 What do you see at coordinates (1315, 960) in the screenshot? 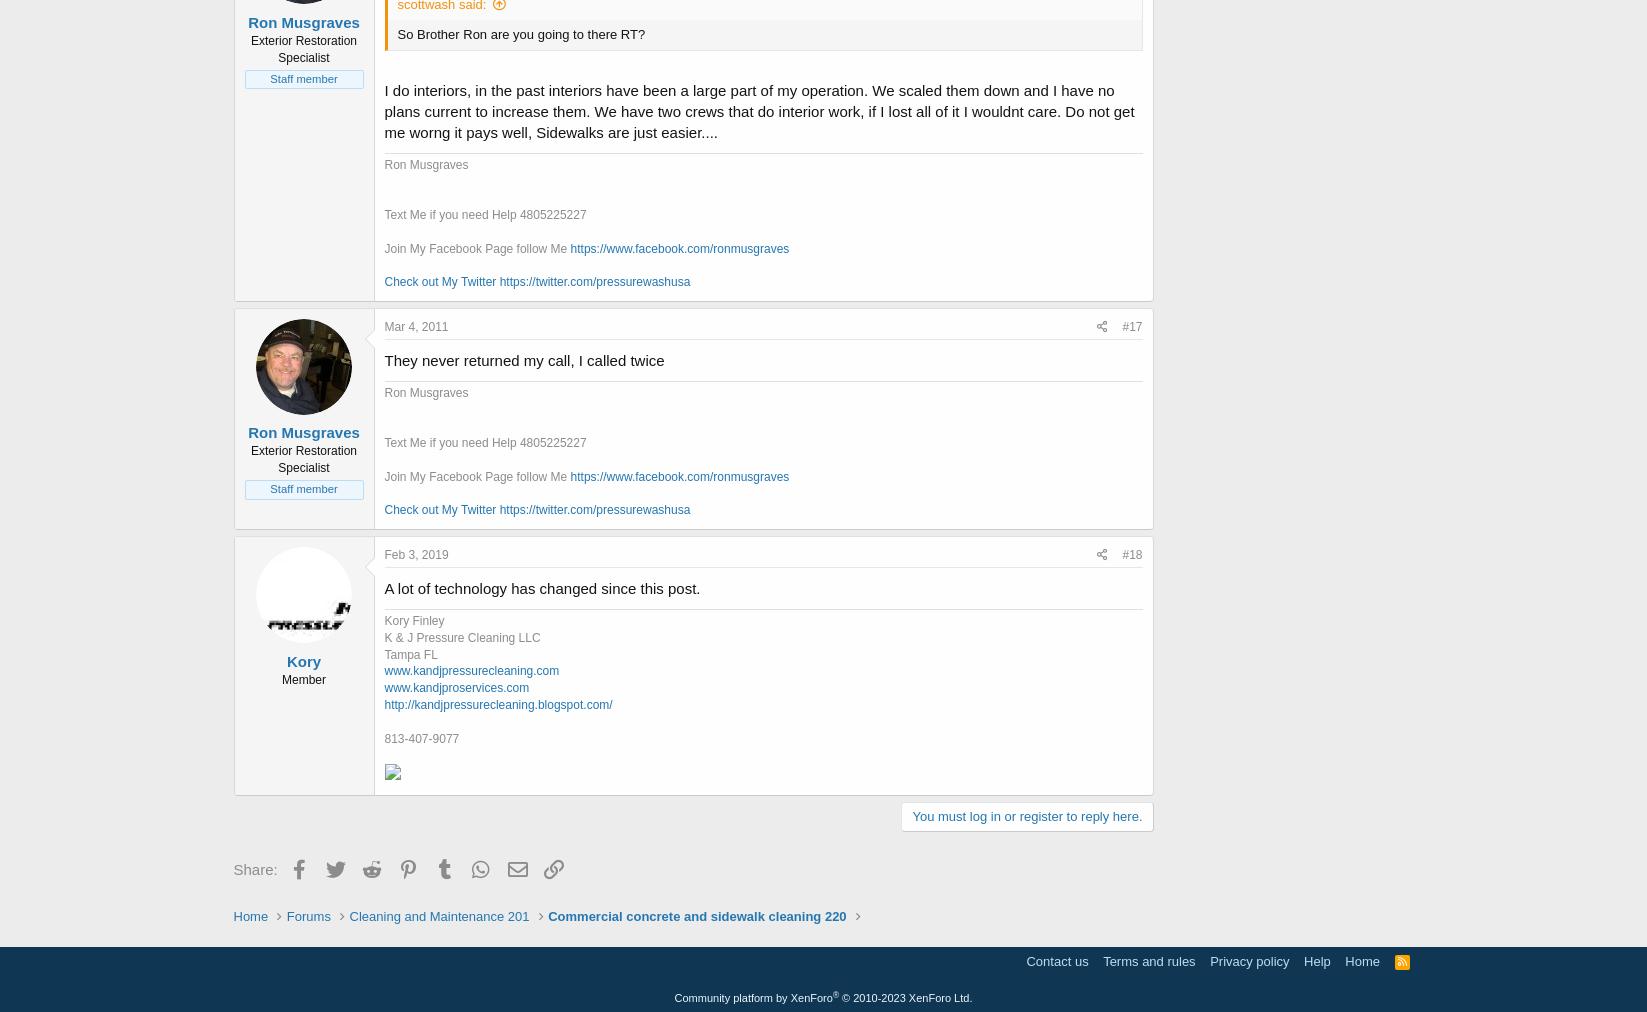
I see `'Help'` at bounding box center [1315, 960].